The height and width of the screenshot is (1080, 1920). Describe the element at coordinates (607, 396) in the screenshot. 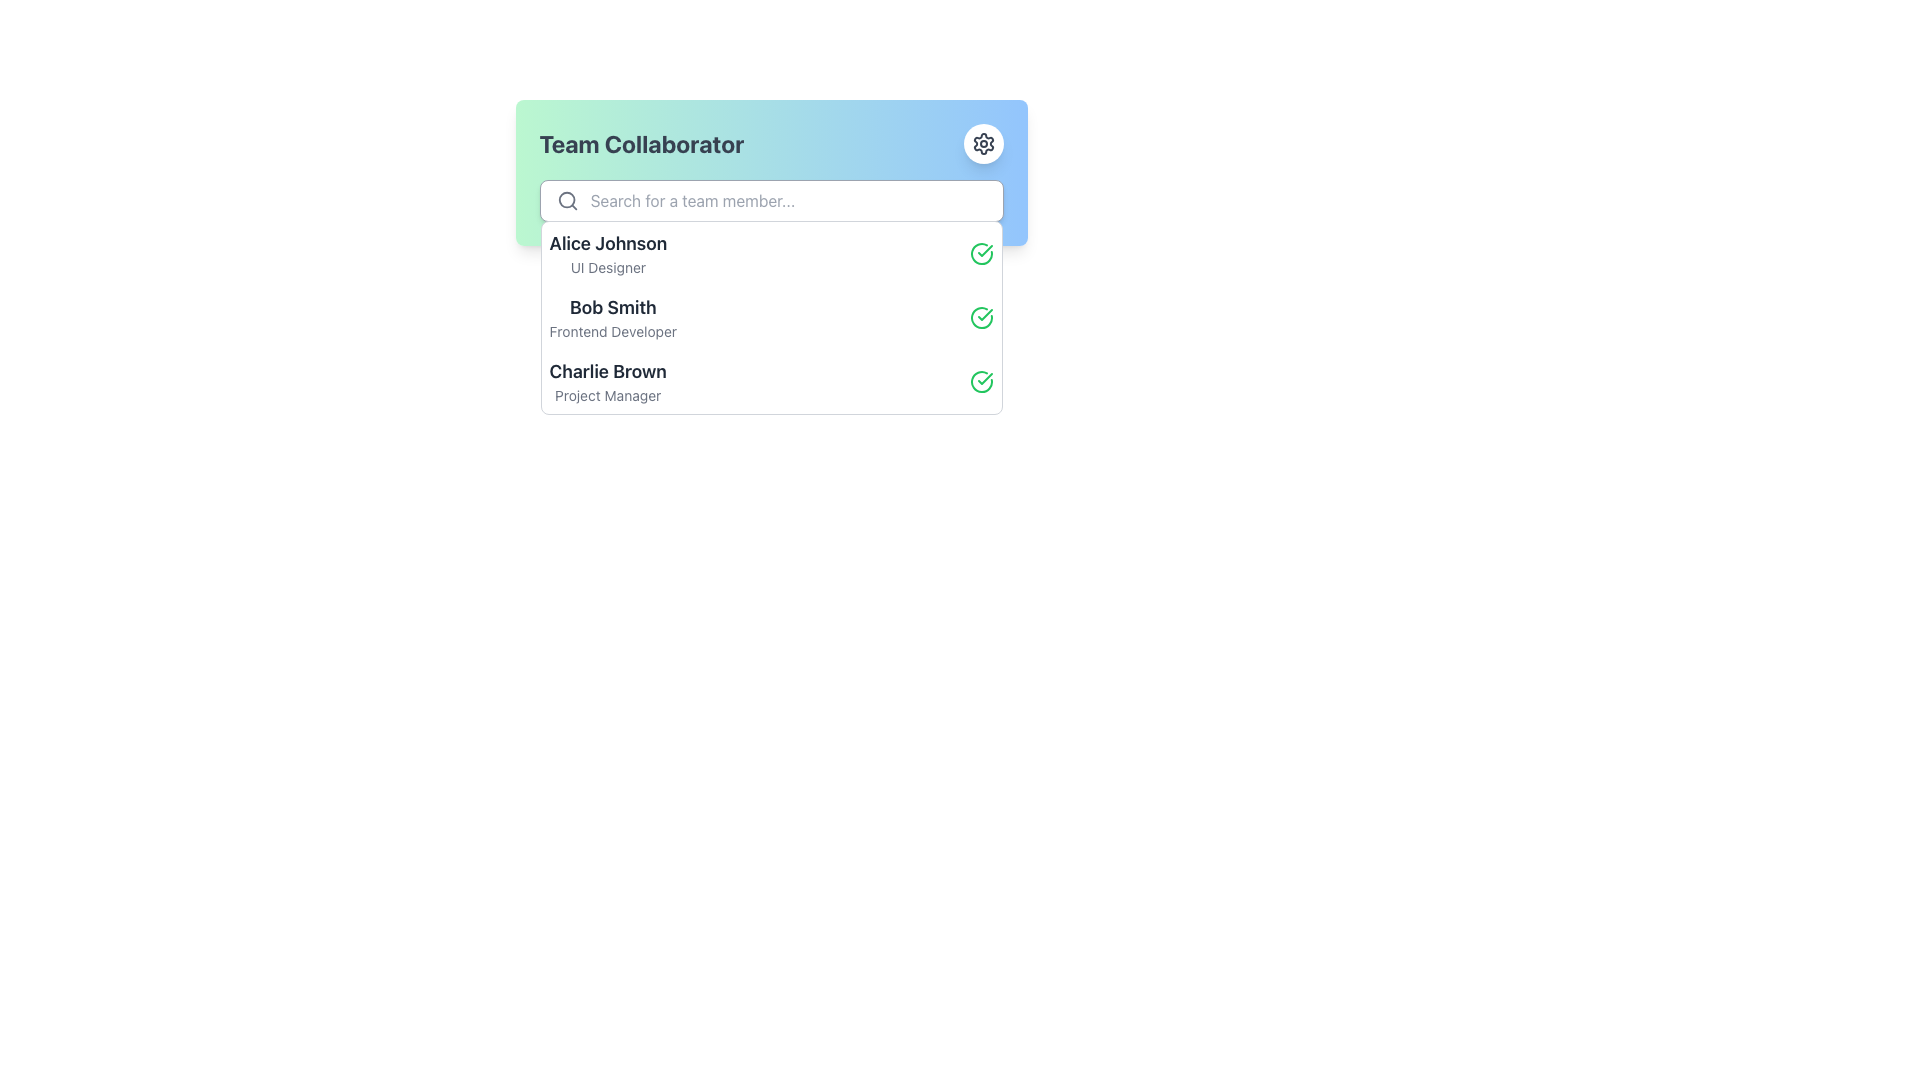

I see `the text component displaying 'Project Manager', which is styled in light gray and positioned below 'Charlie Brown' in the team member list` at that location.